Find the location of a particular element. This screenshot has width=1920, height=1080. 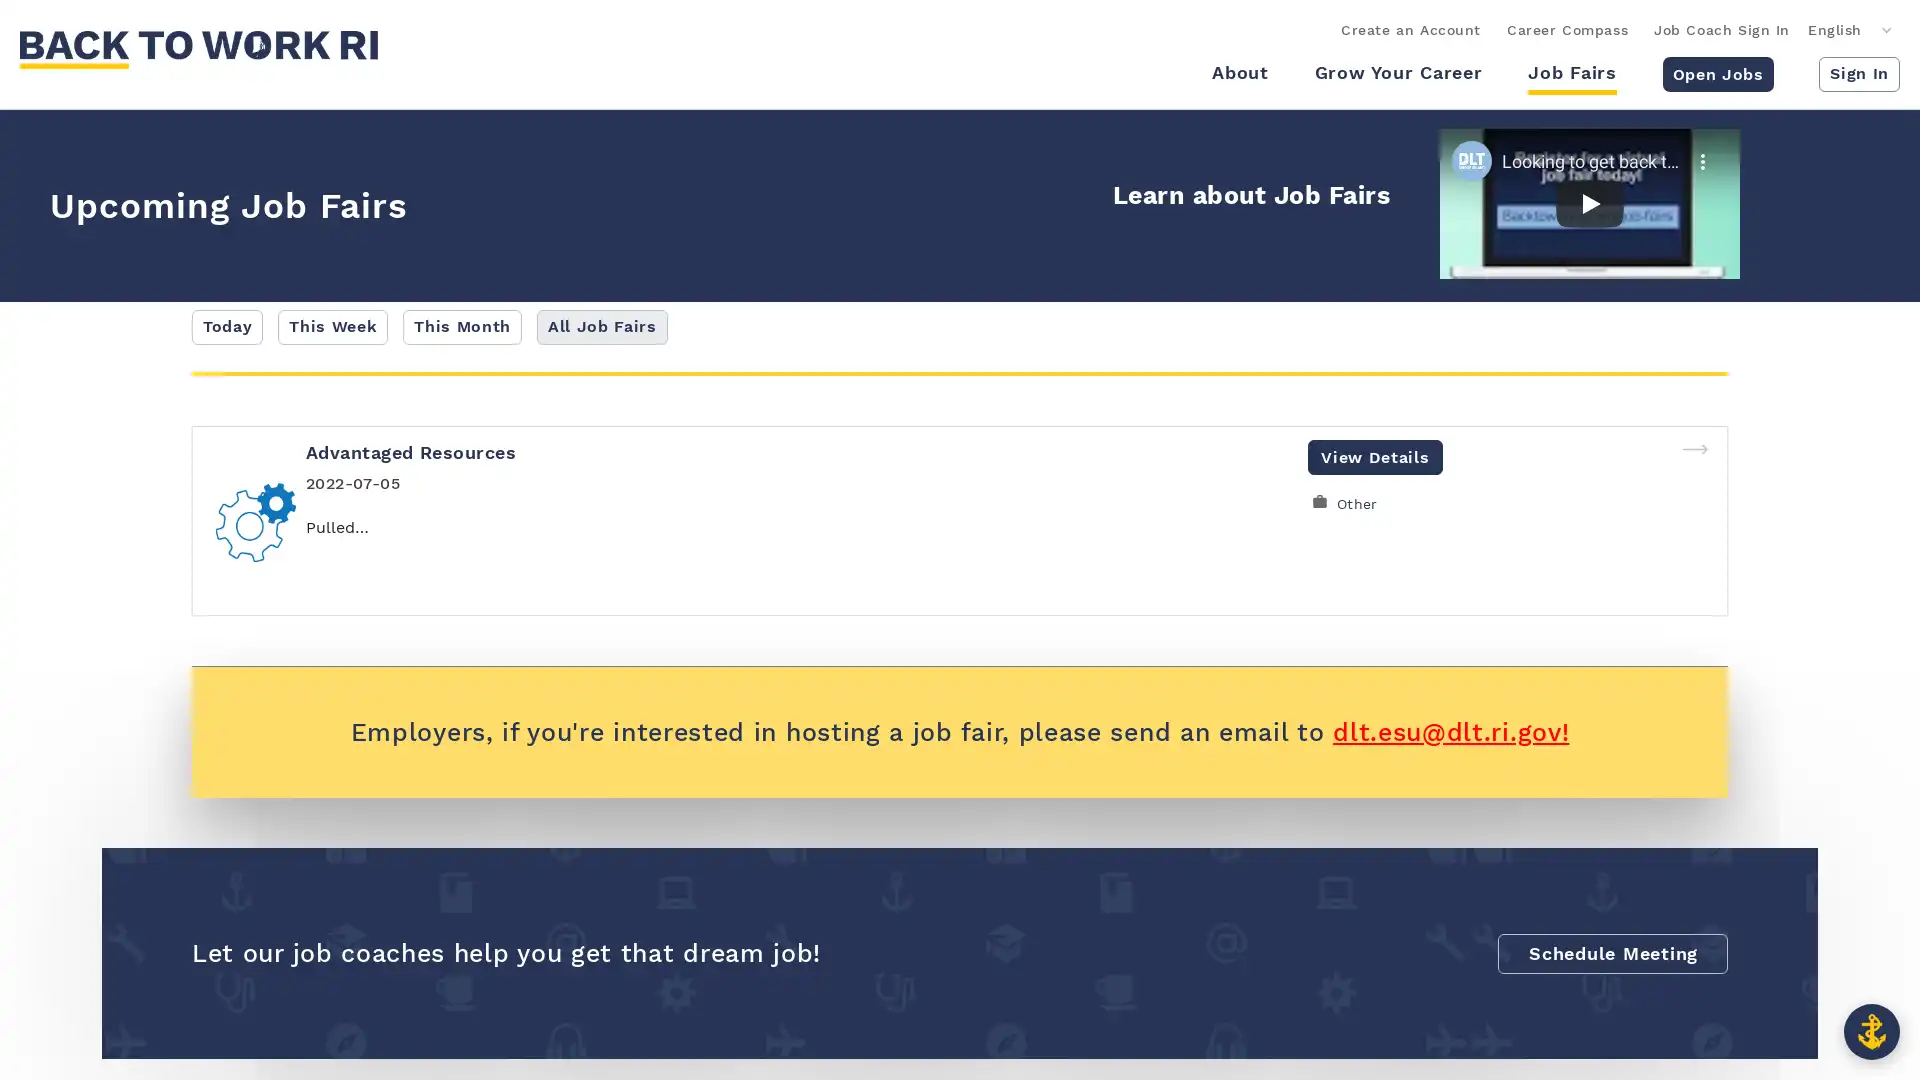

This Week is located at coordinates (332, 326).